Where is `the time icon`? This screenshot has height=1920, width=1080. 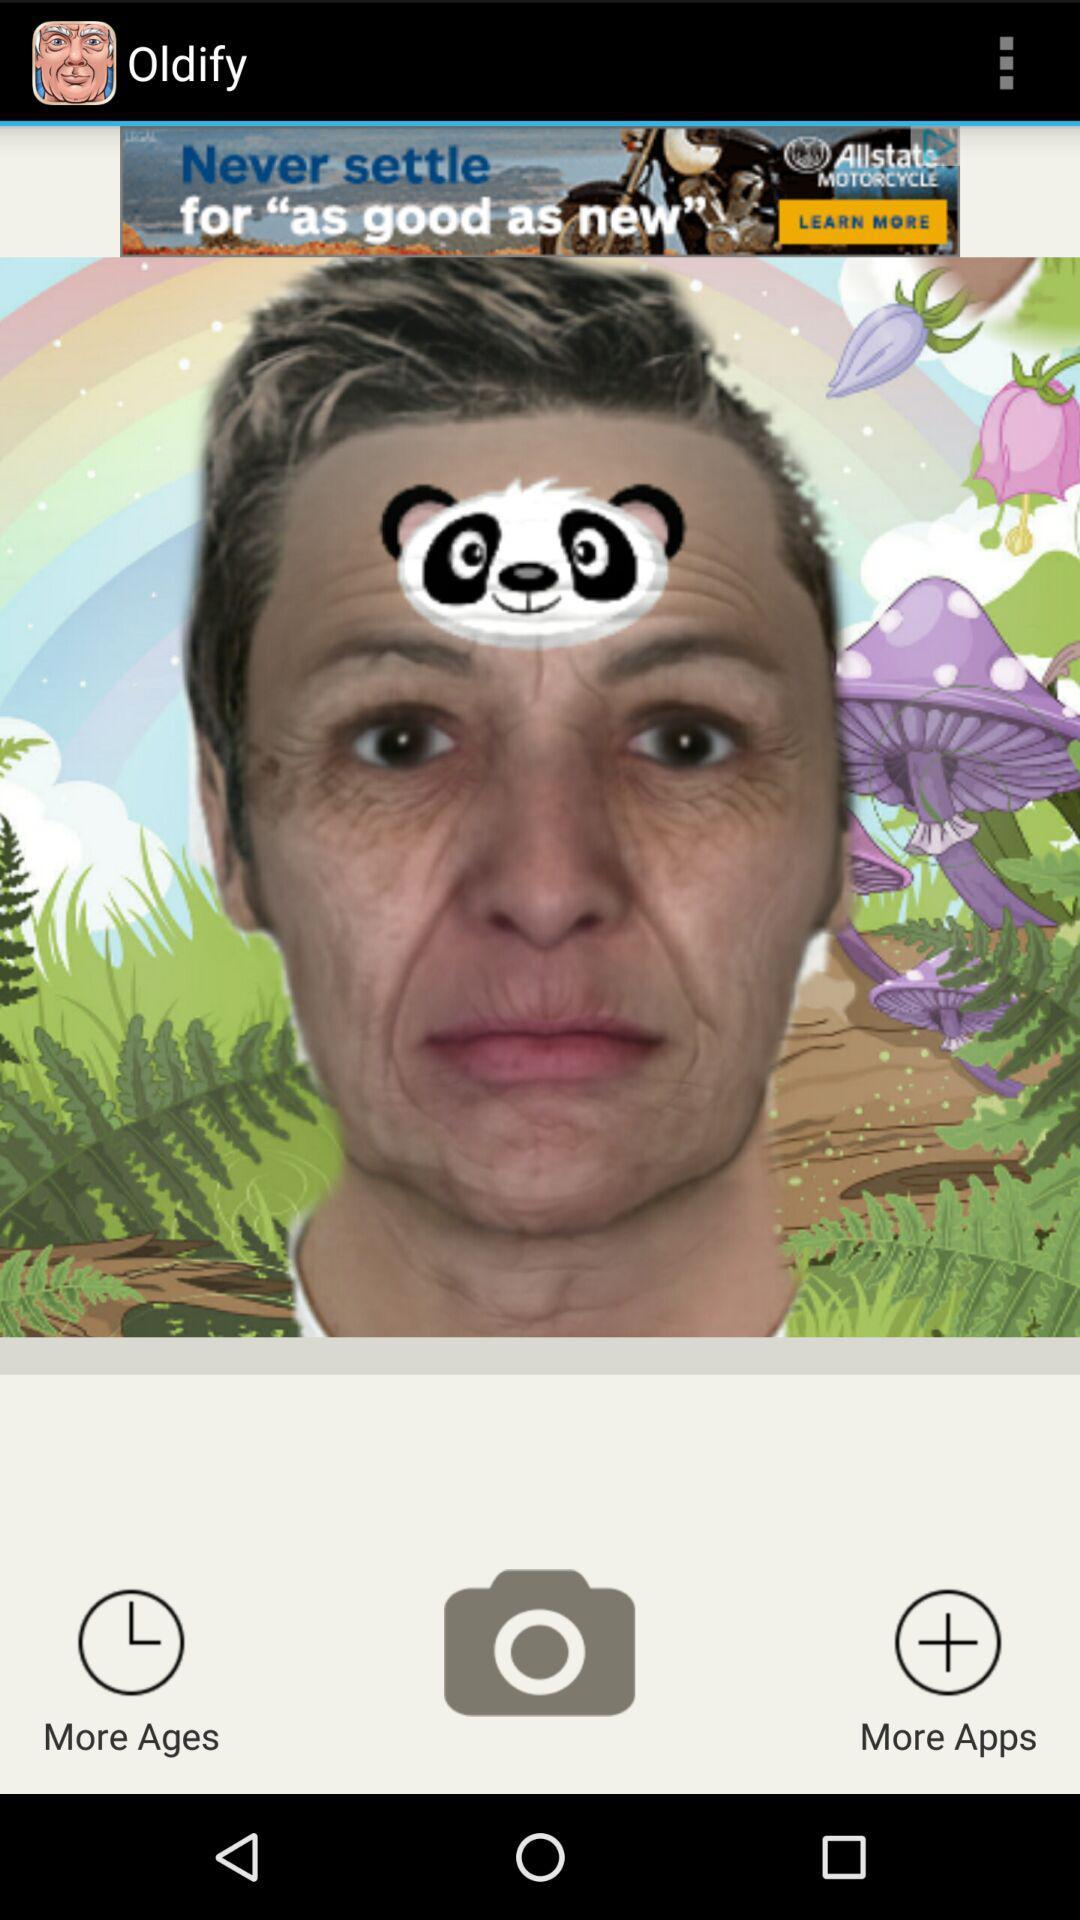
the time icon is located at coordinates (131, 1756).